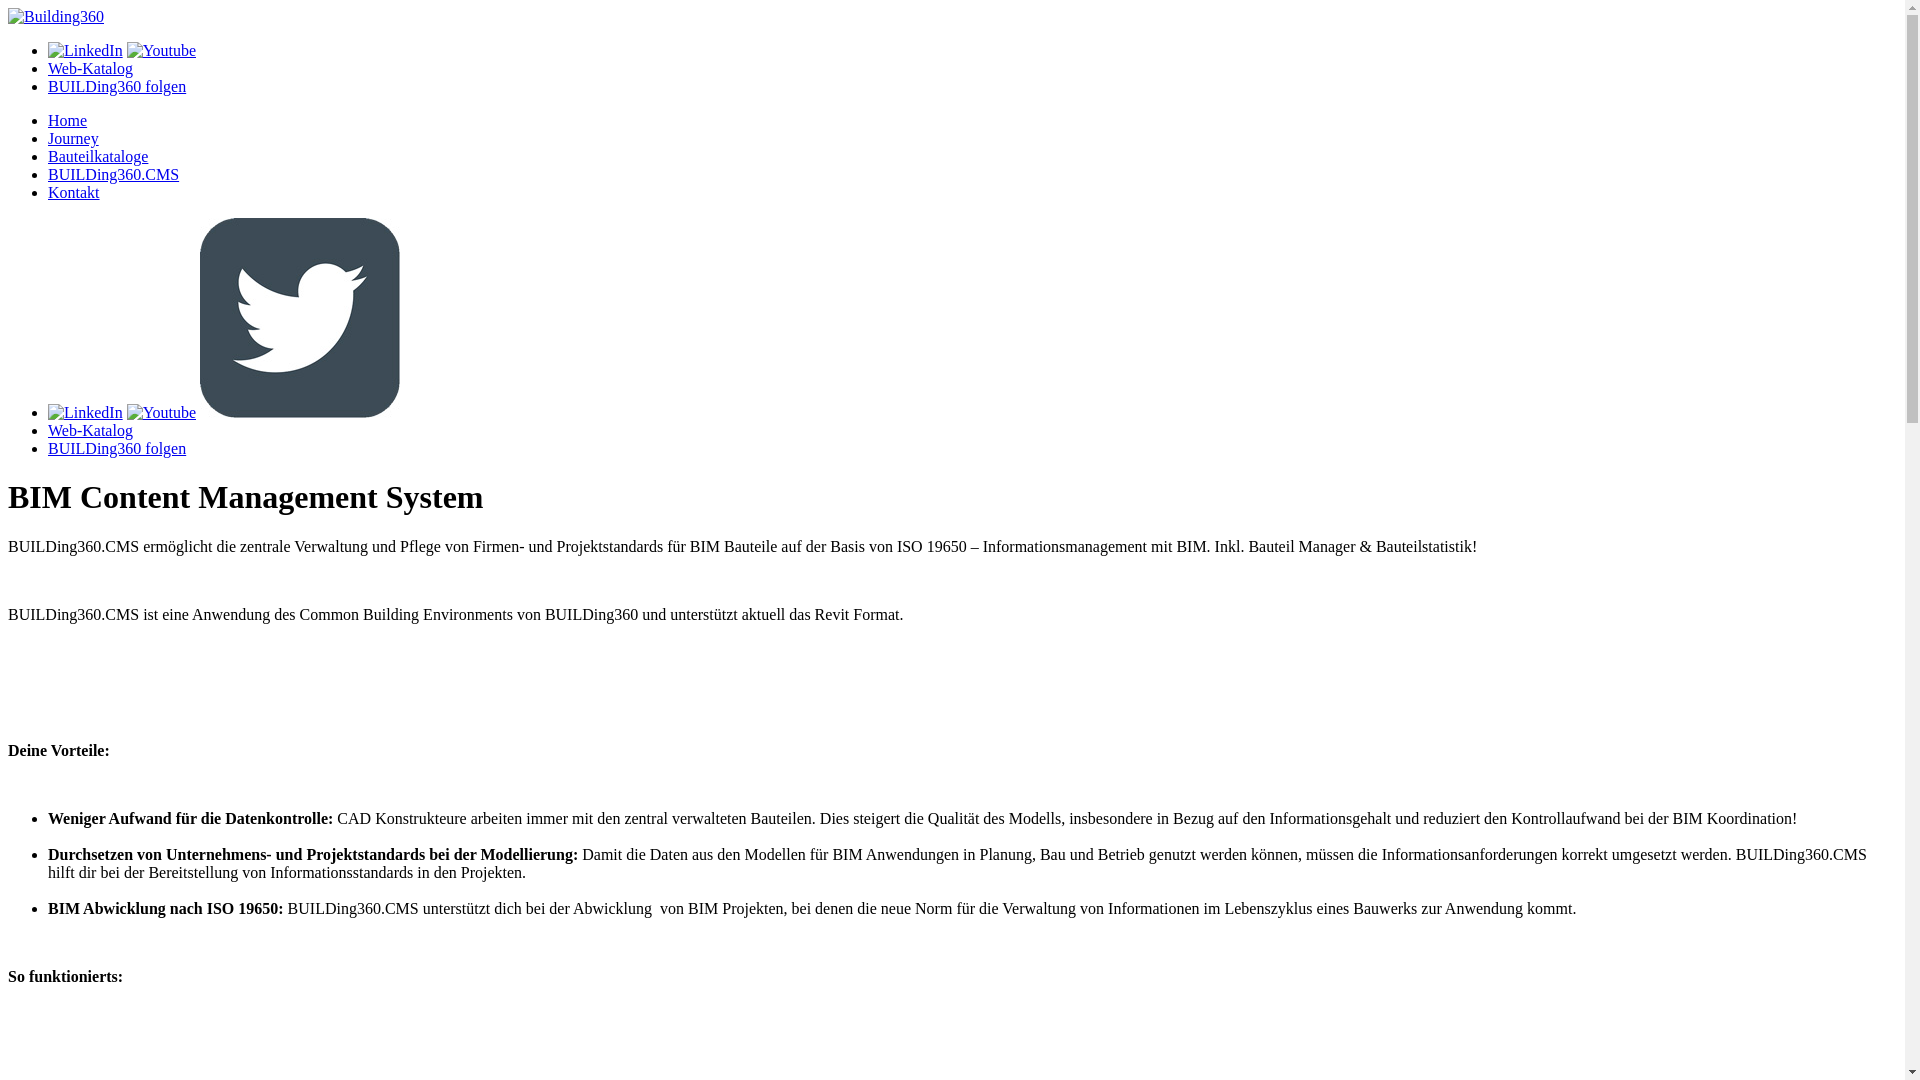 This screenshot has width=1920, height=1080. Describe the element at coordinates (89, 67) in the screenshot. I see `'Web-Katalog'` at that location.